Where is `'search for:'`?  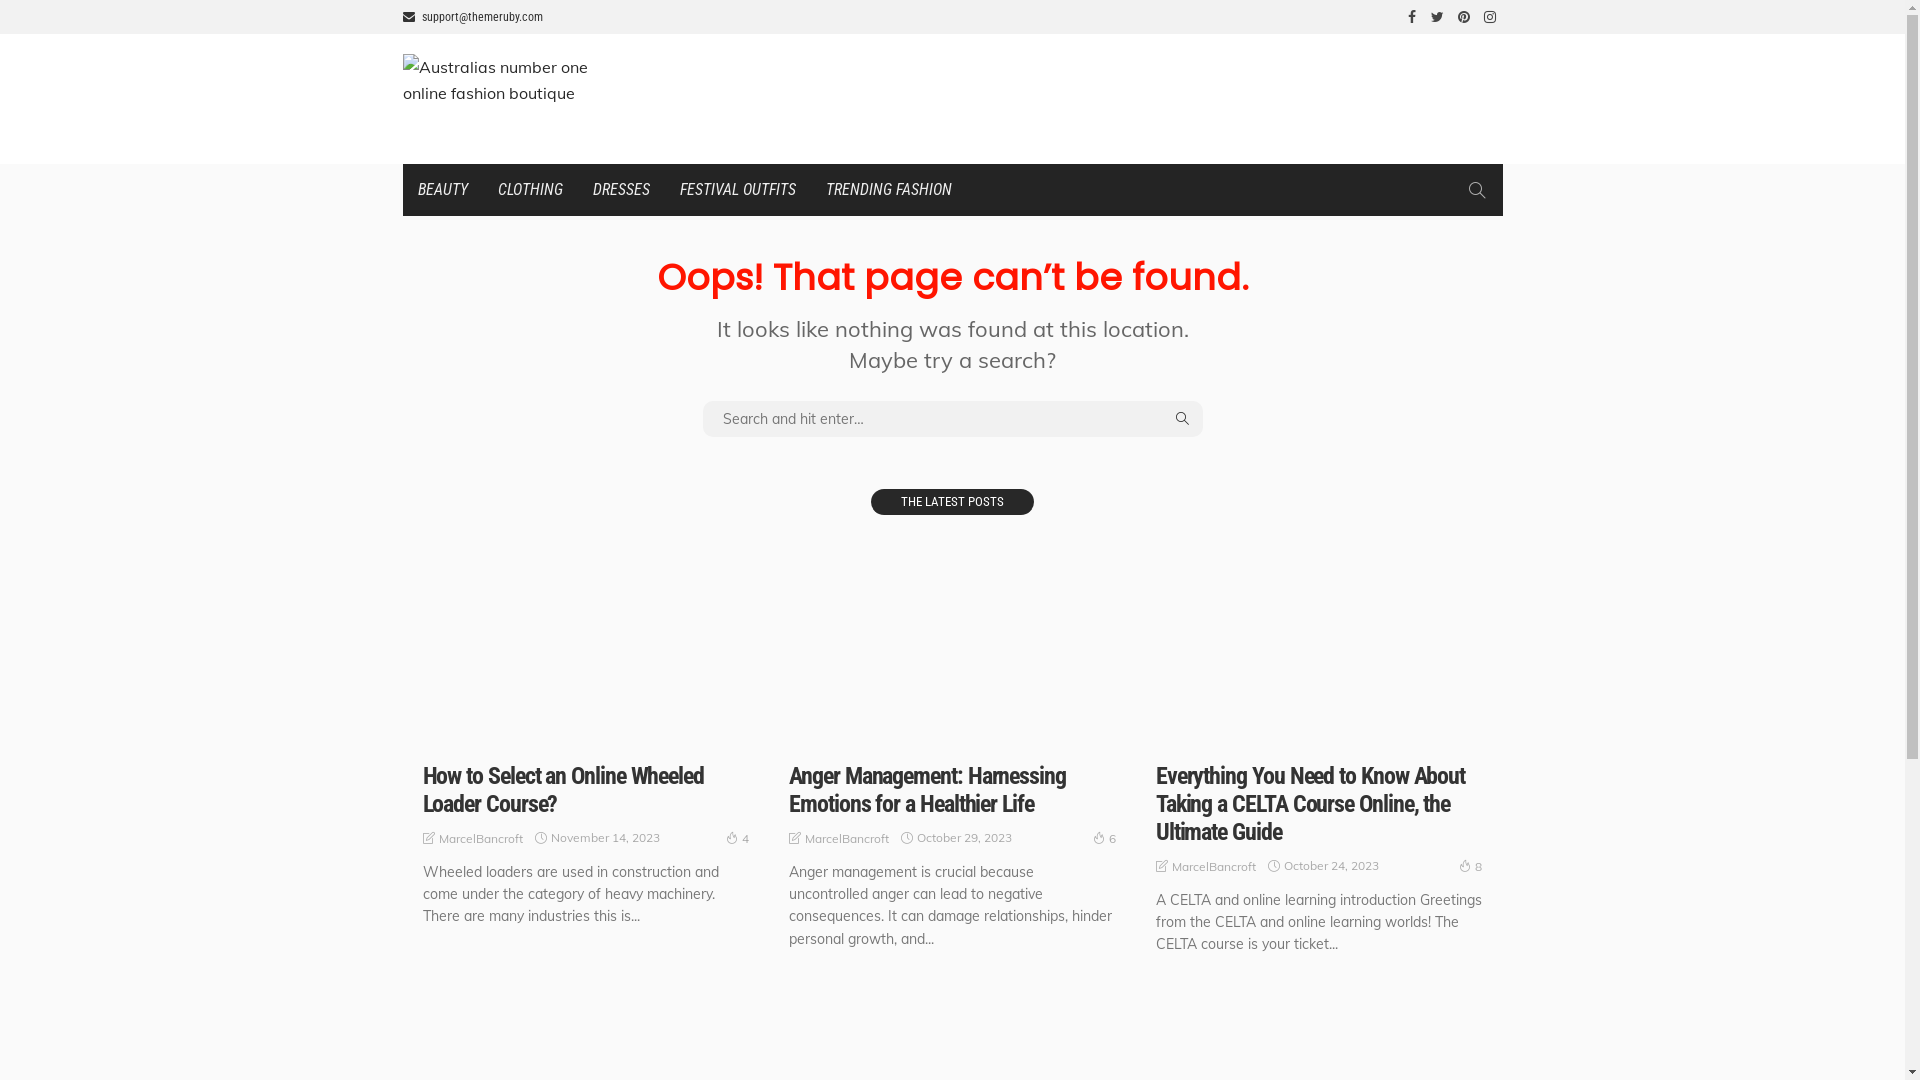 'search for:' is located at coordinates (950, 418).